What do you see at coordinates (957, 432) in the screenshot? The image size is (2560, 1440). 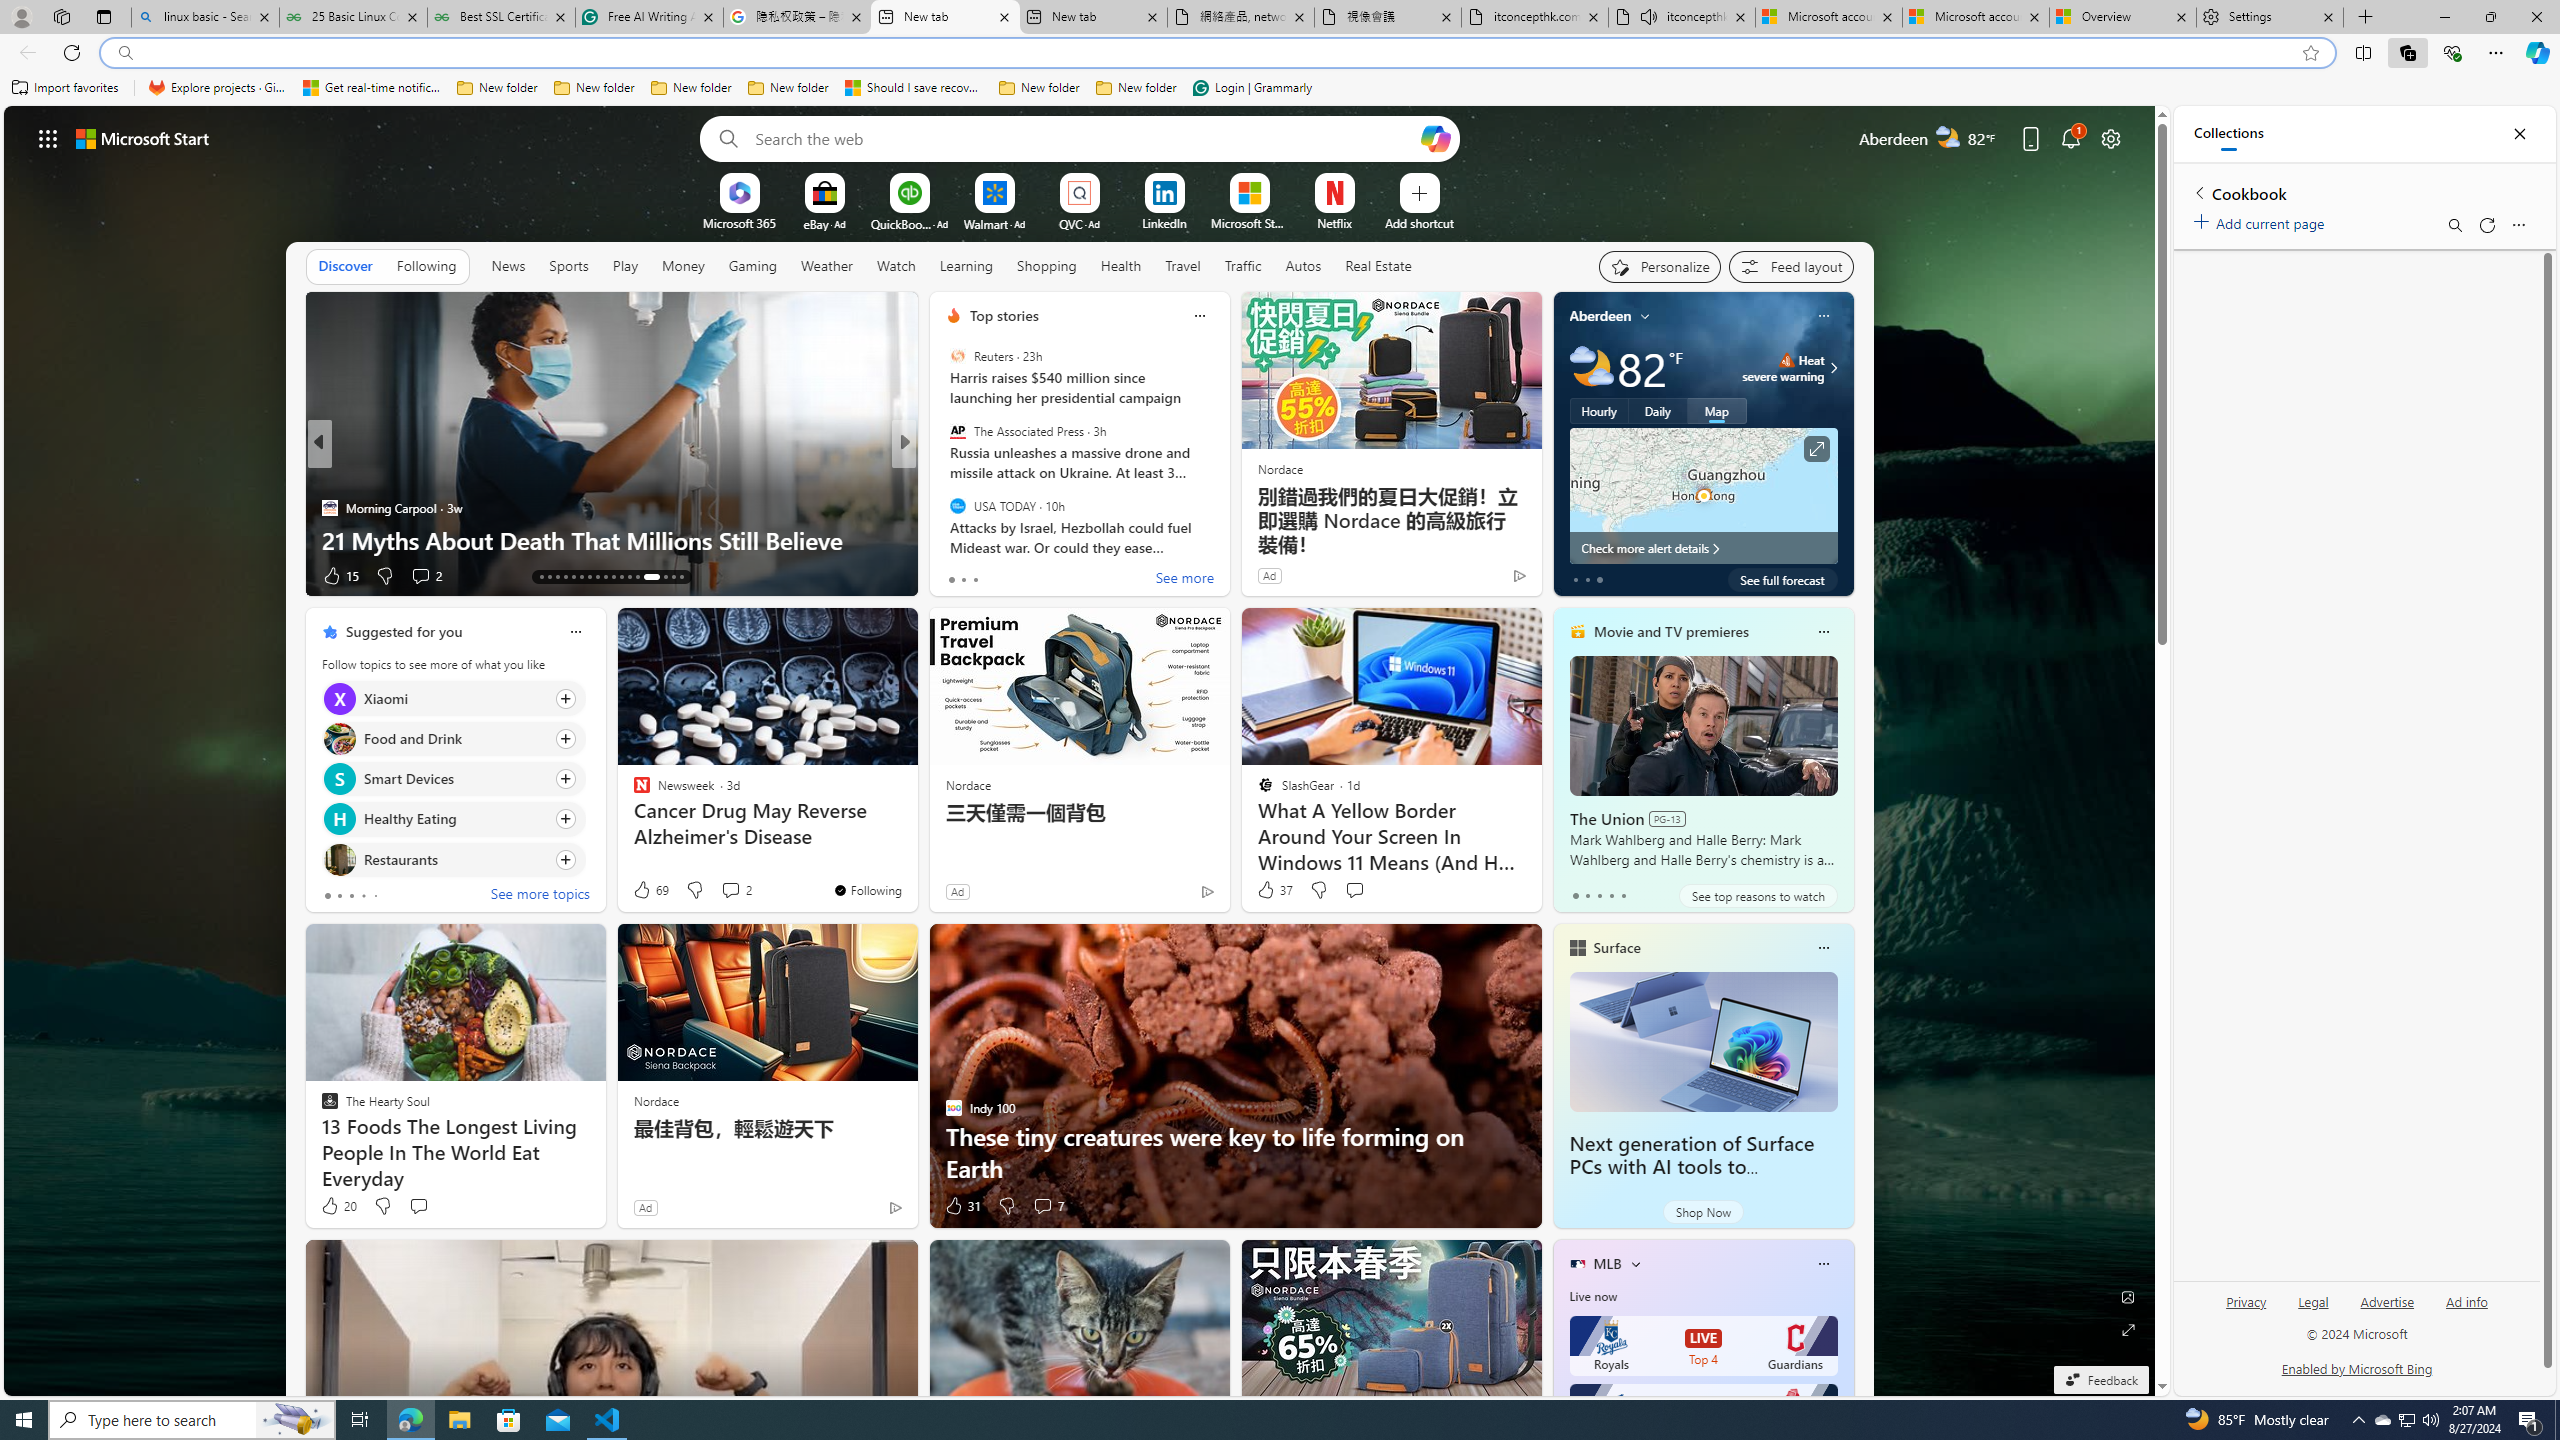 I see `'The Associated Press'` at bounding box center [957, 432].